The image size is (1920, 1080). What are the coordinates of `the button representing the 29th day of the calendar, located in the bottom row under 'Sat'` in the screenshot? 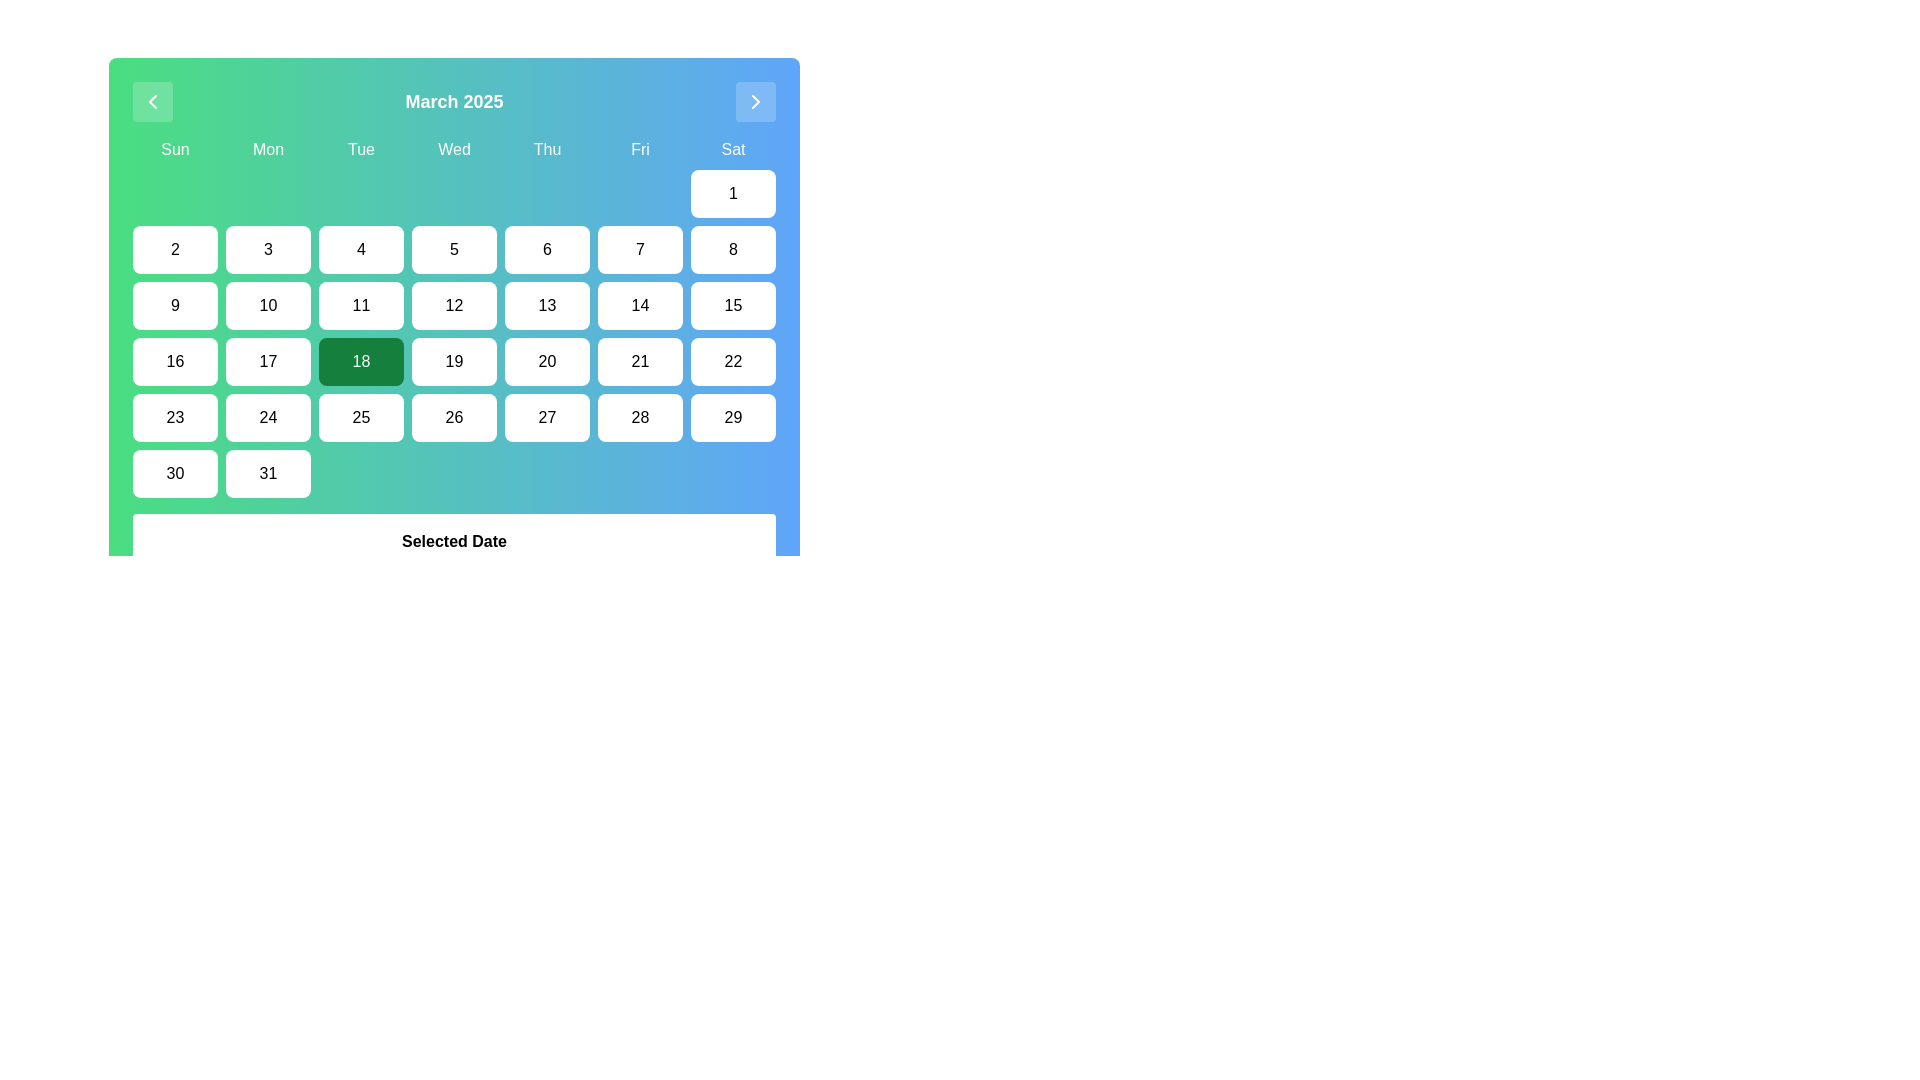 It's located at (732, 416).